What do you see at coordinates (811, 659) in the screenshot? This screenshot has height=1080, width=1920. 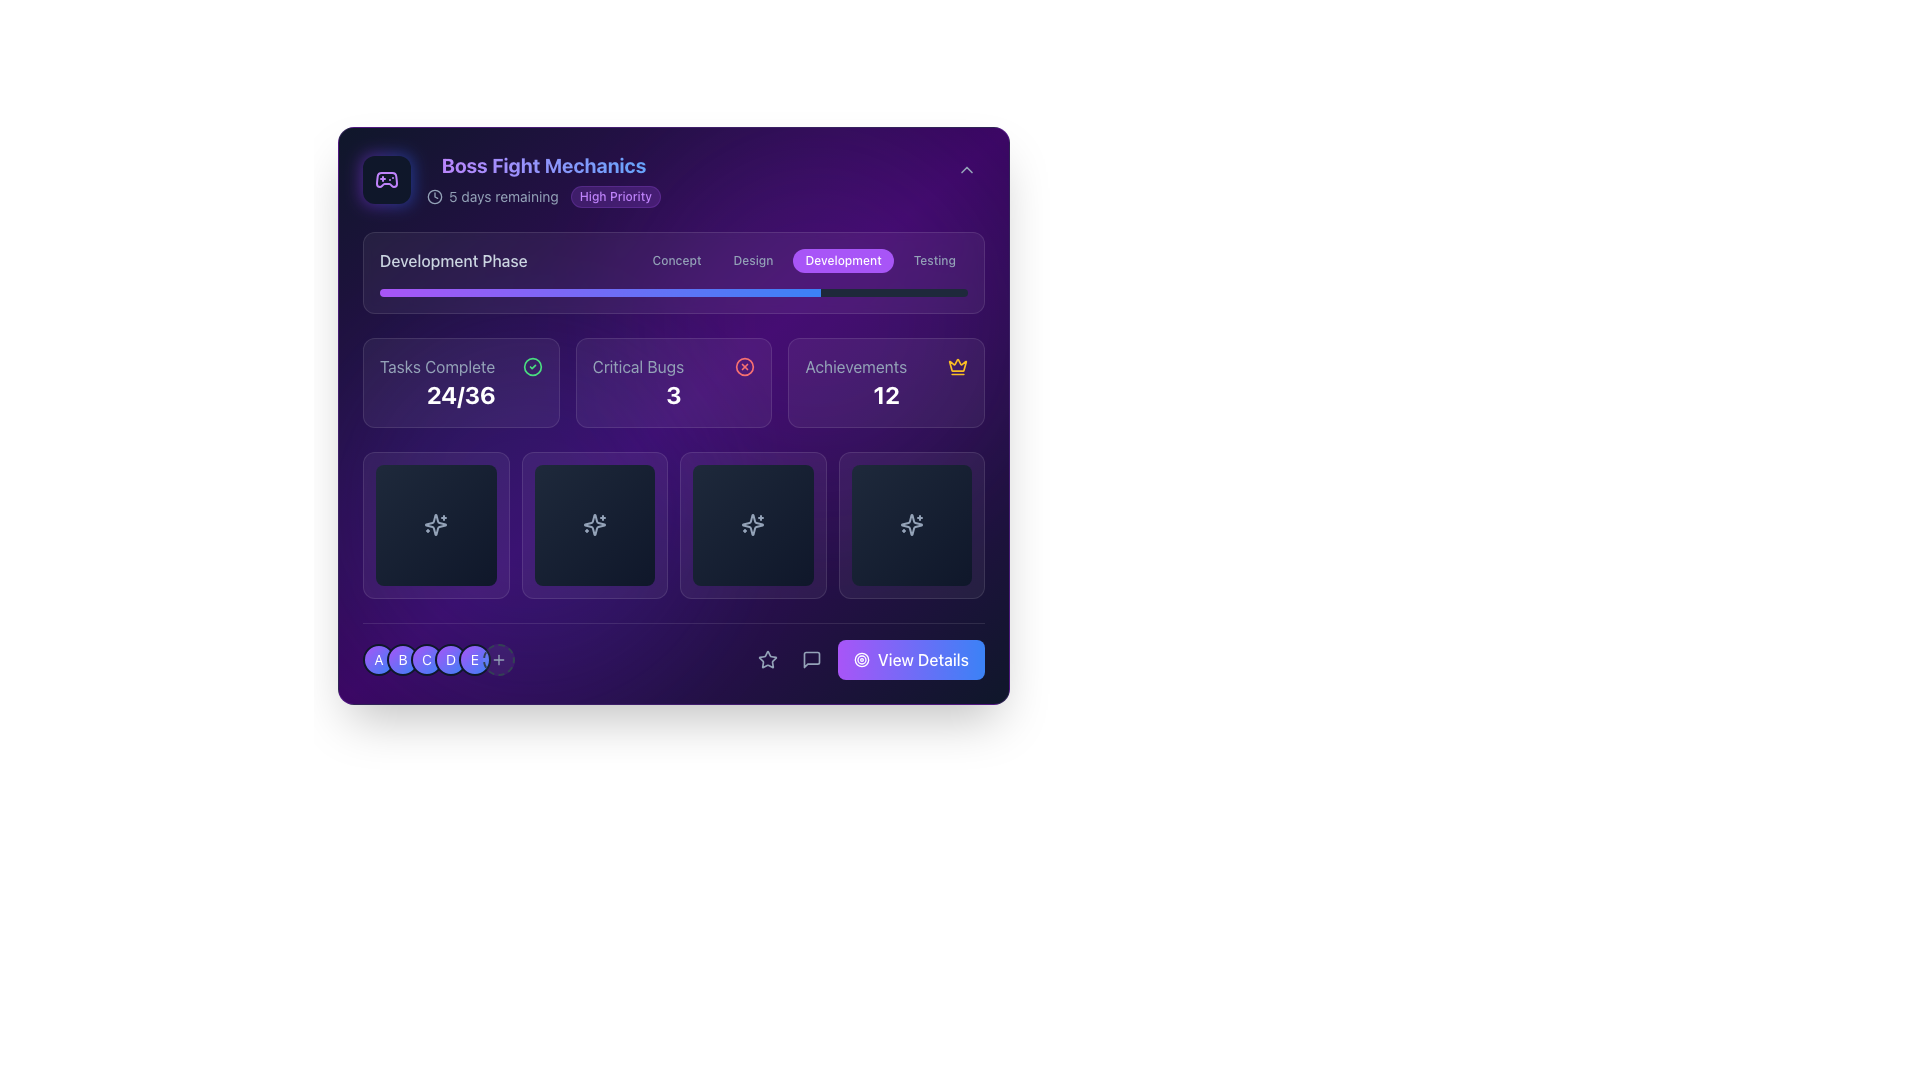 I see `the second interactive icon from the left, which is located to the left of the 'View Details' button` at bounding box center [811, 659].